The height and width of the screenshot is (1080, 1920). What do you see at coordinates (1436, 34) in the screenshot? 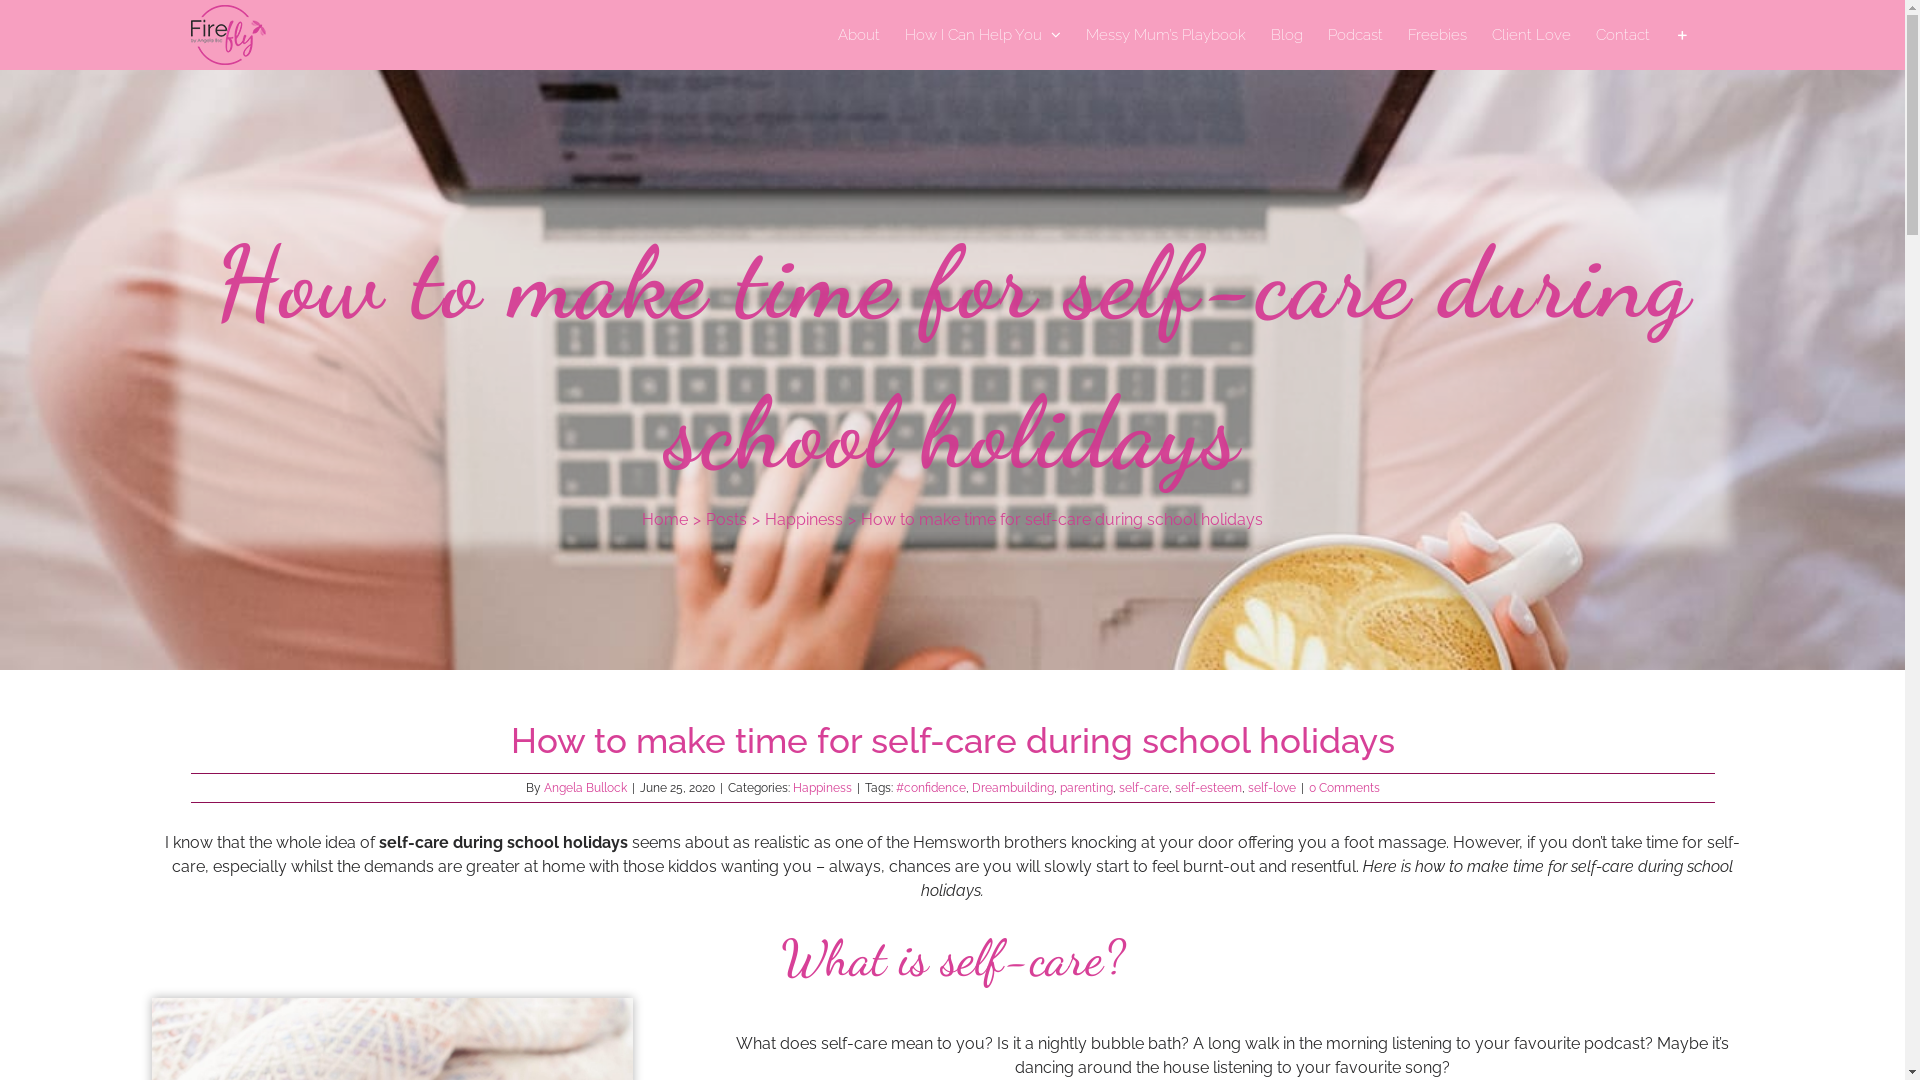
I see `'Freebies'` at bounding box center [1436, 34].